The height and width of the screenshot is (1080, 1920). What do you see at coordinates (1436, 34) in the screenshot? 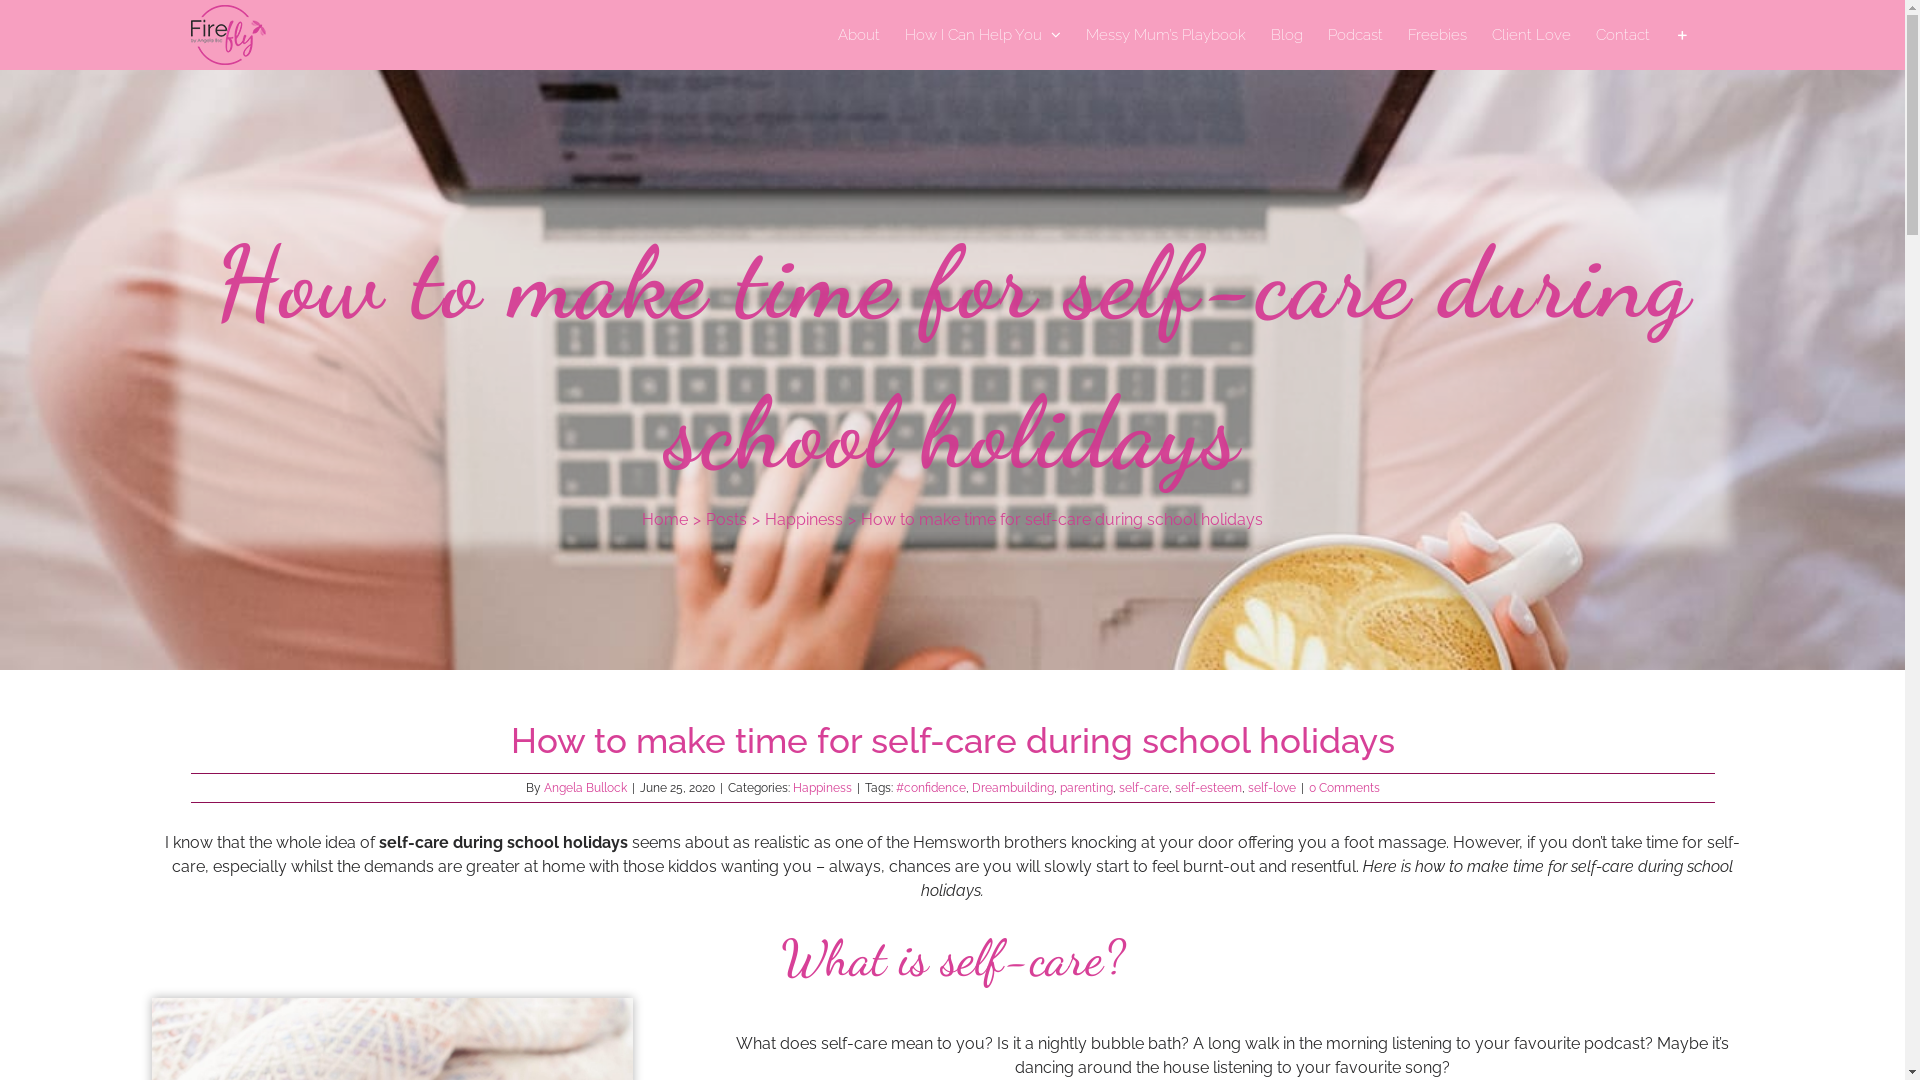
I see `'Freebies'` at bounding box center [1436, 34].